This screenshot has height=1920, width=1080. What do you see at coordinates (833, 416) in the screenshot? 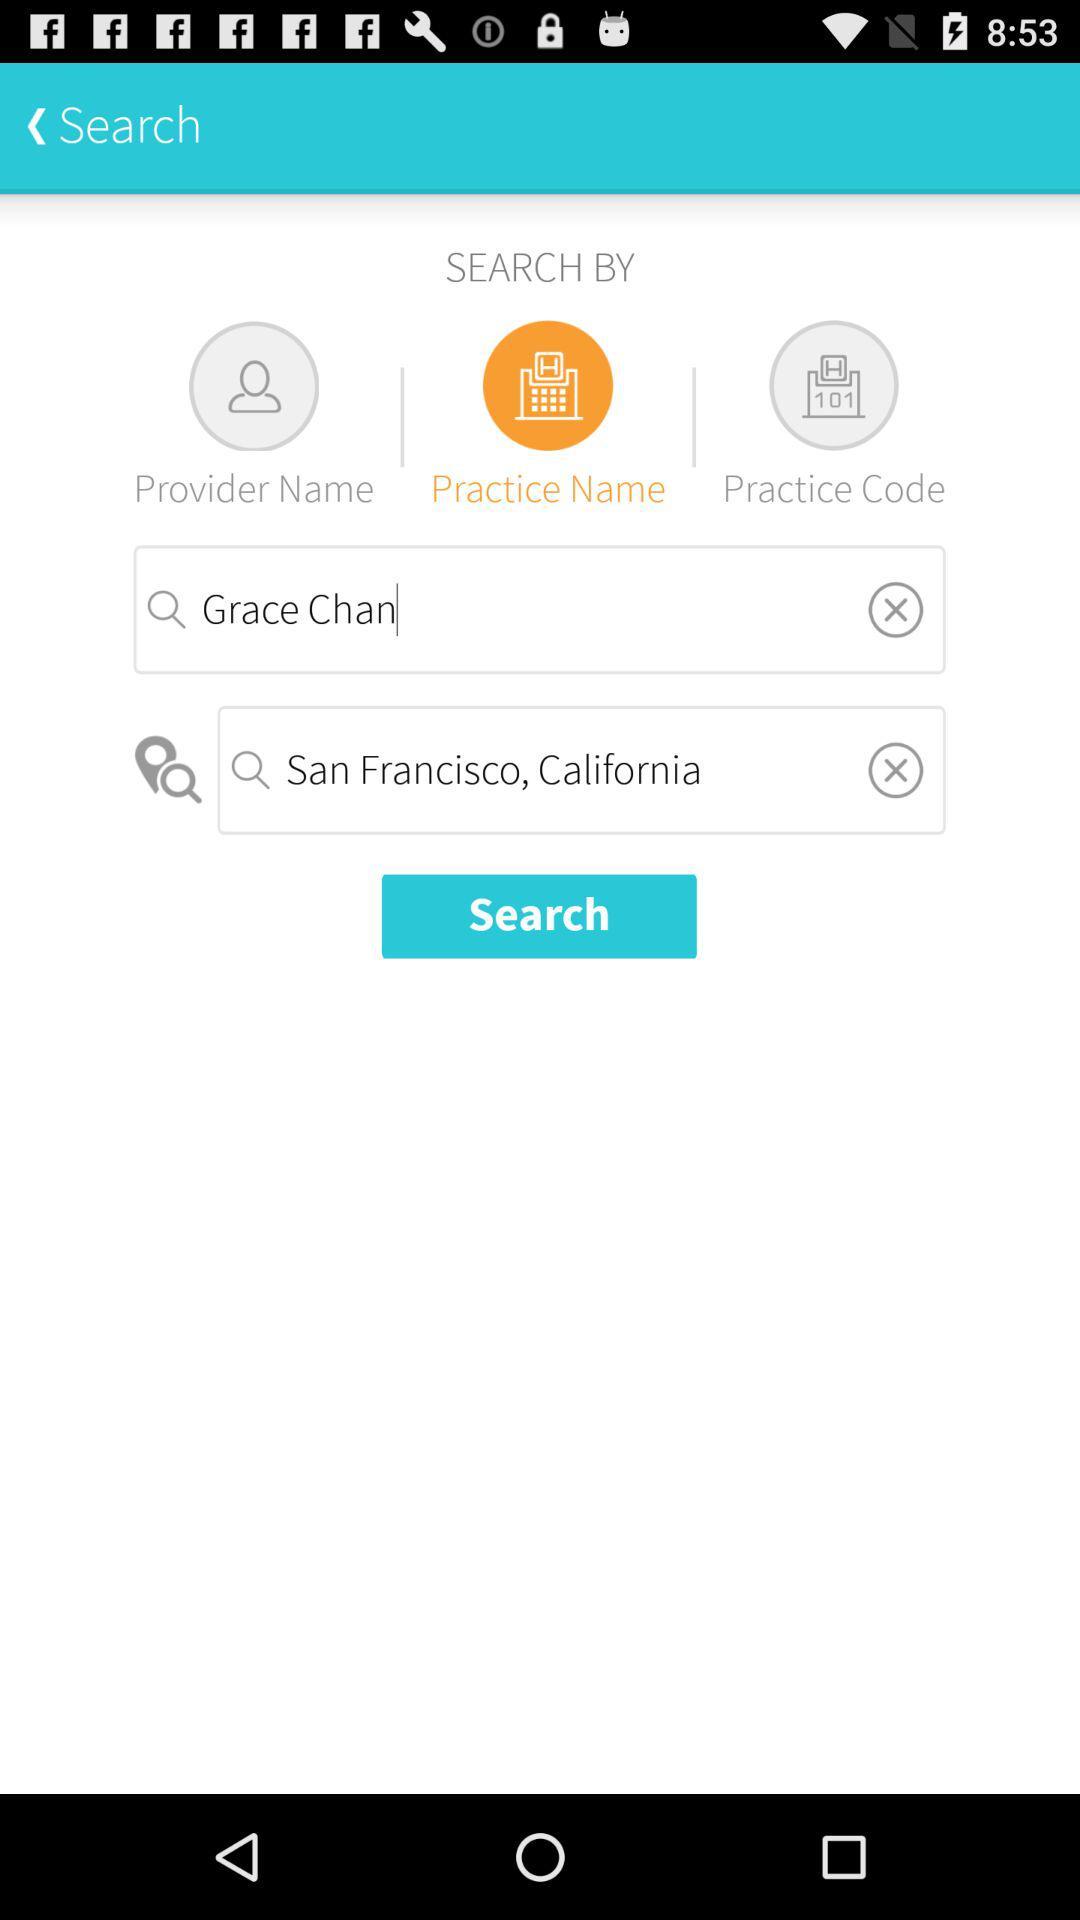
I see `the icon below search by` at bounding box center [833, 416].